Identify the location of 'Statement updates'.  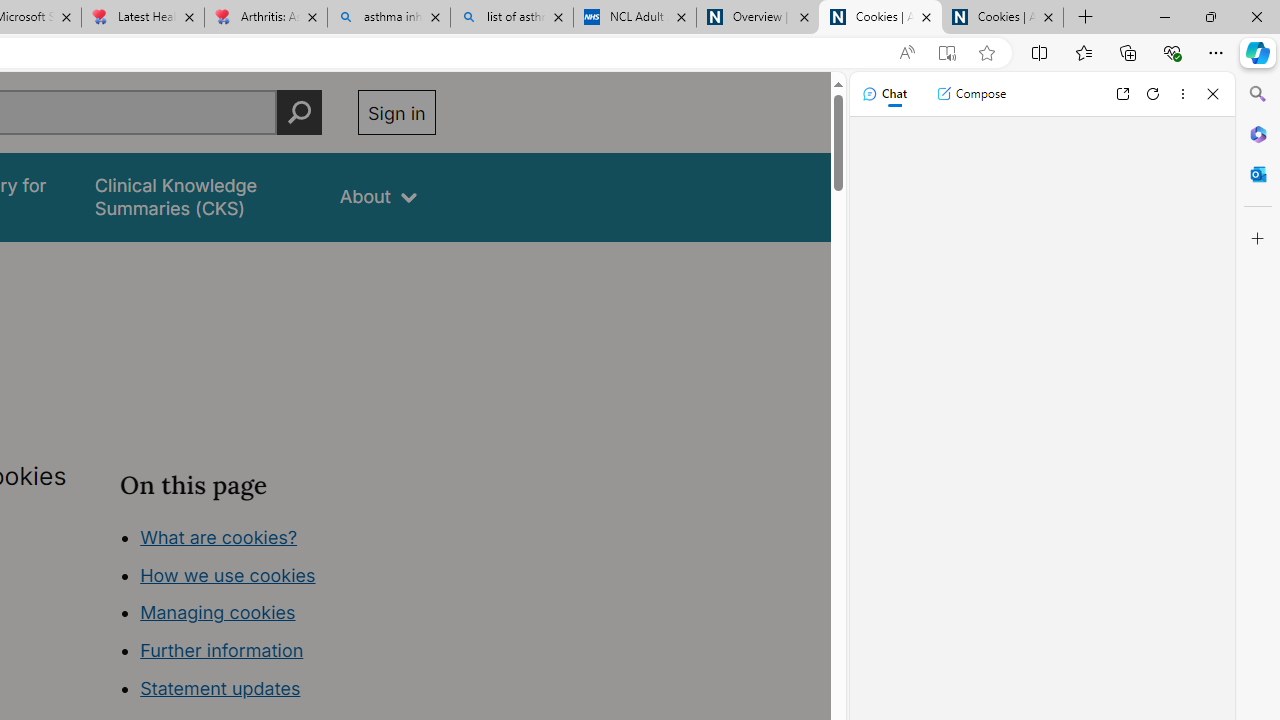
(220, 688).